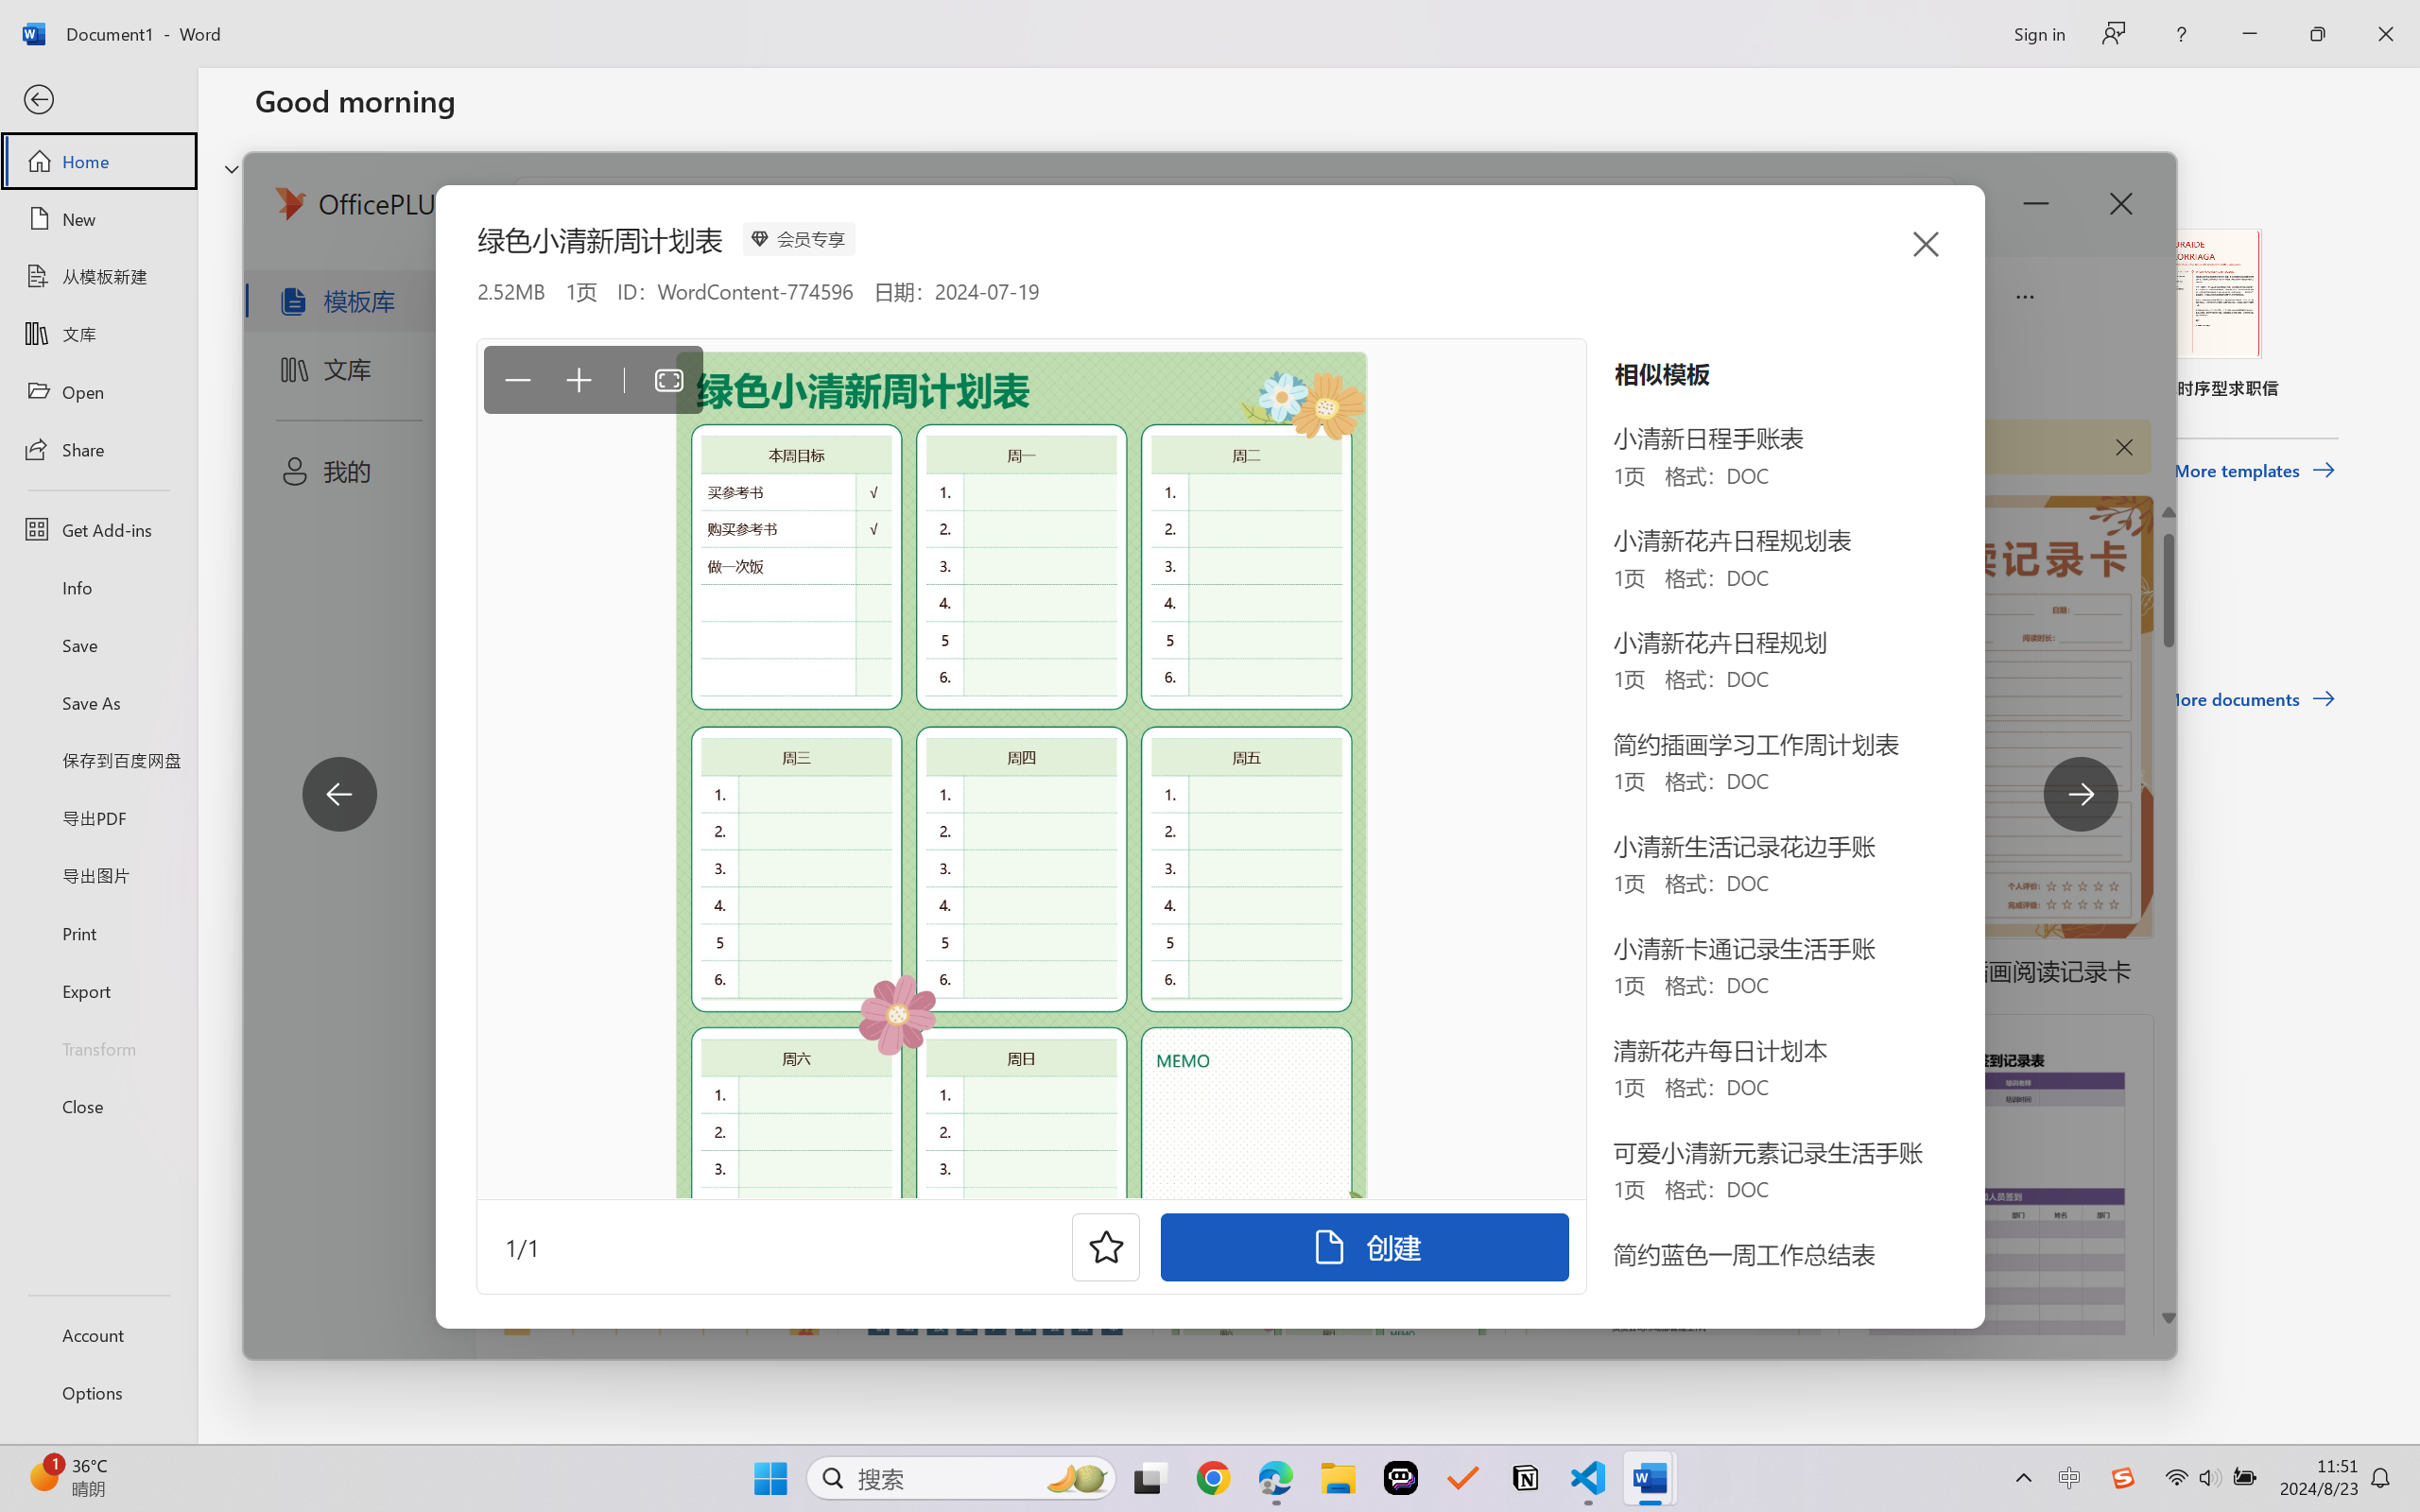  Describe the element at coordinates (97, 217) in the screenshot. I see `'New'` at that location.